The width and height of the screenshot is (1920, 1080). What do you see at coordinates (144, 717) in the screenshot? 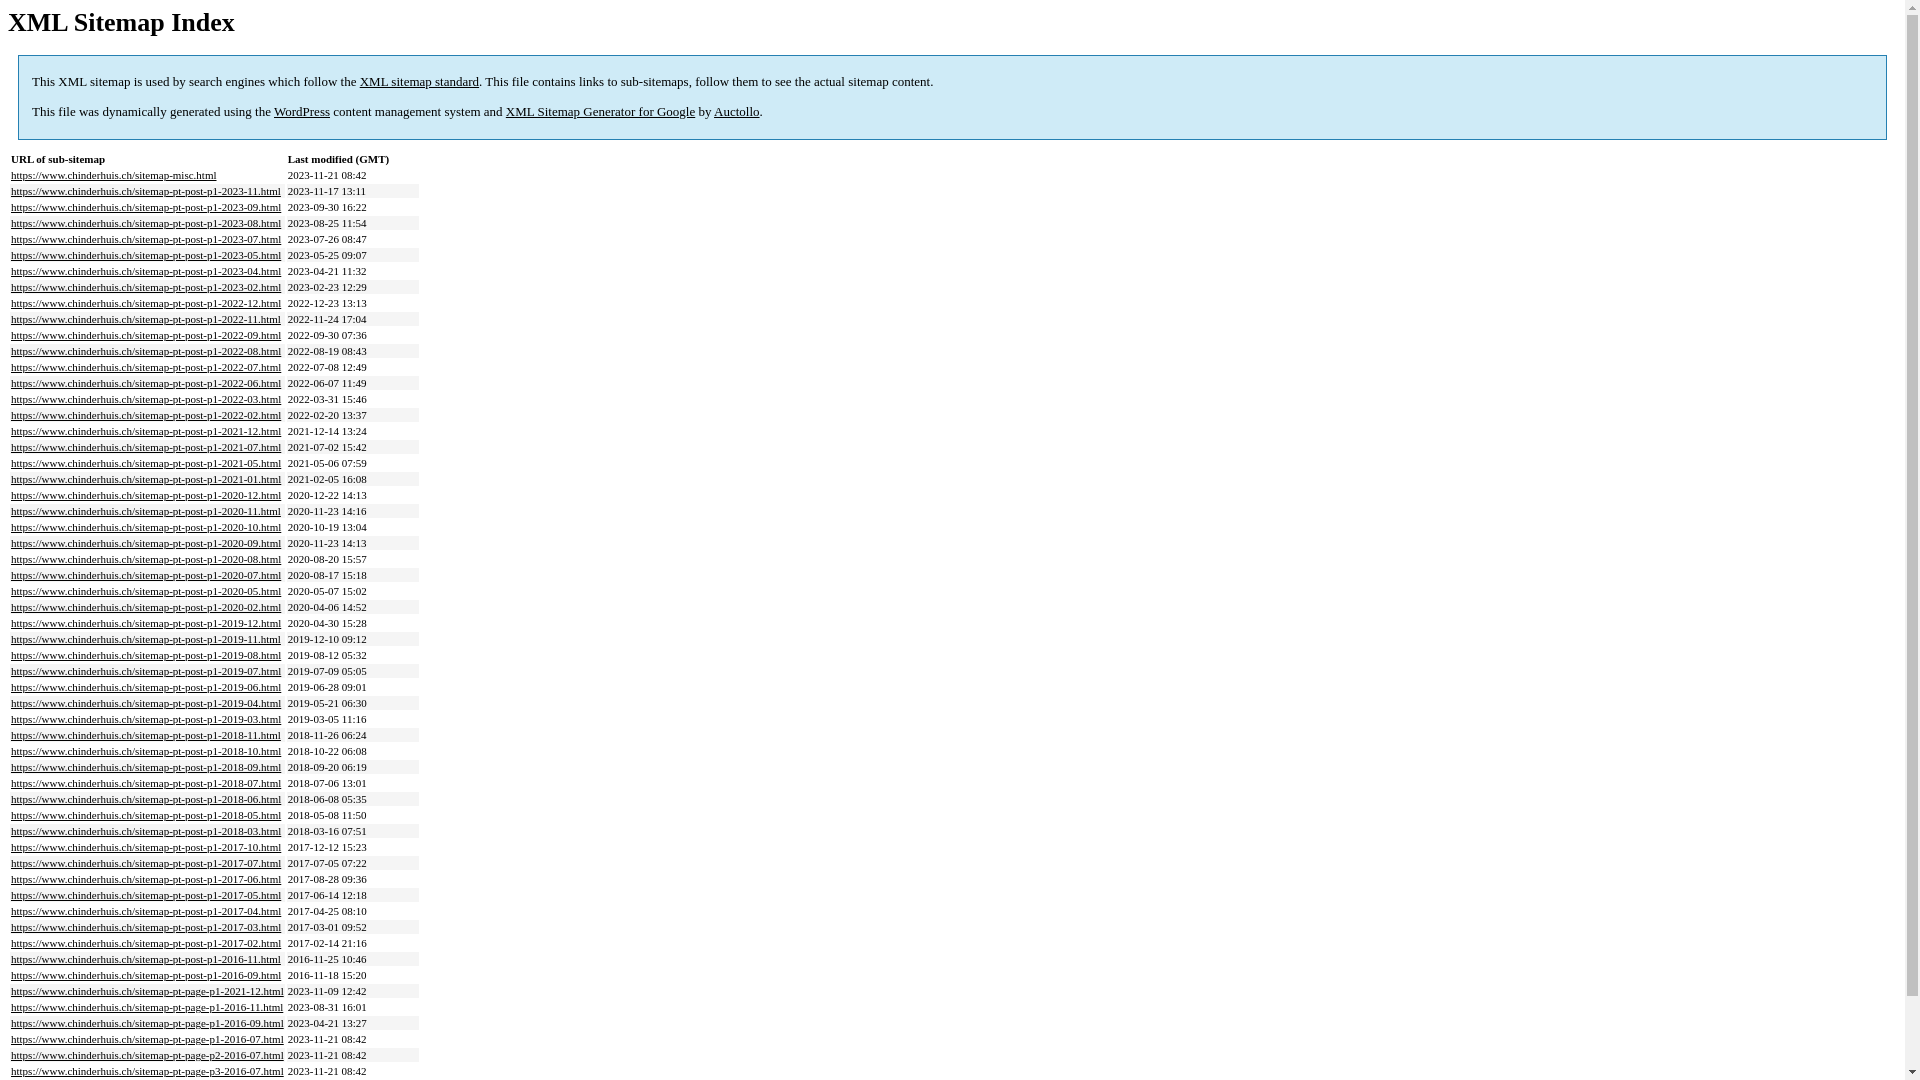
I see `'https://www.chinderhuis.ch/sitemap-pt-post-p1-2019-03.html'` at bounding box center [144, 717].